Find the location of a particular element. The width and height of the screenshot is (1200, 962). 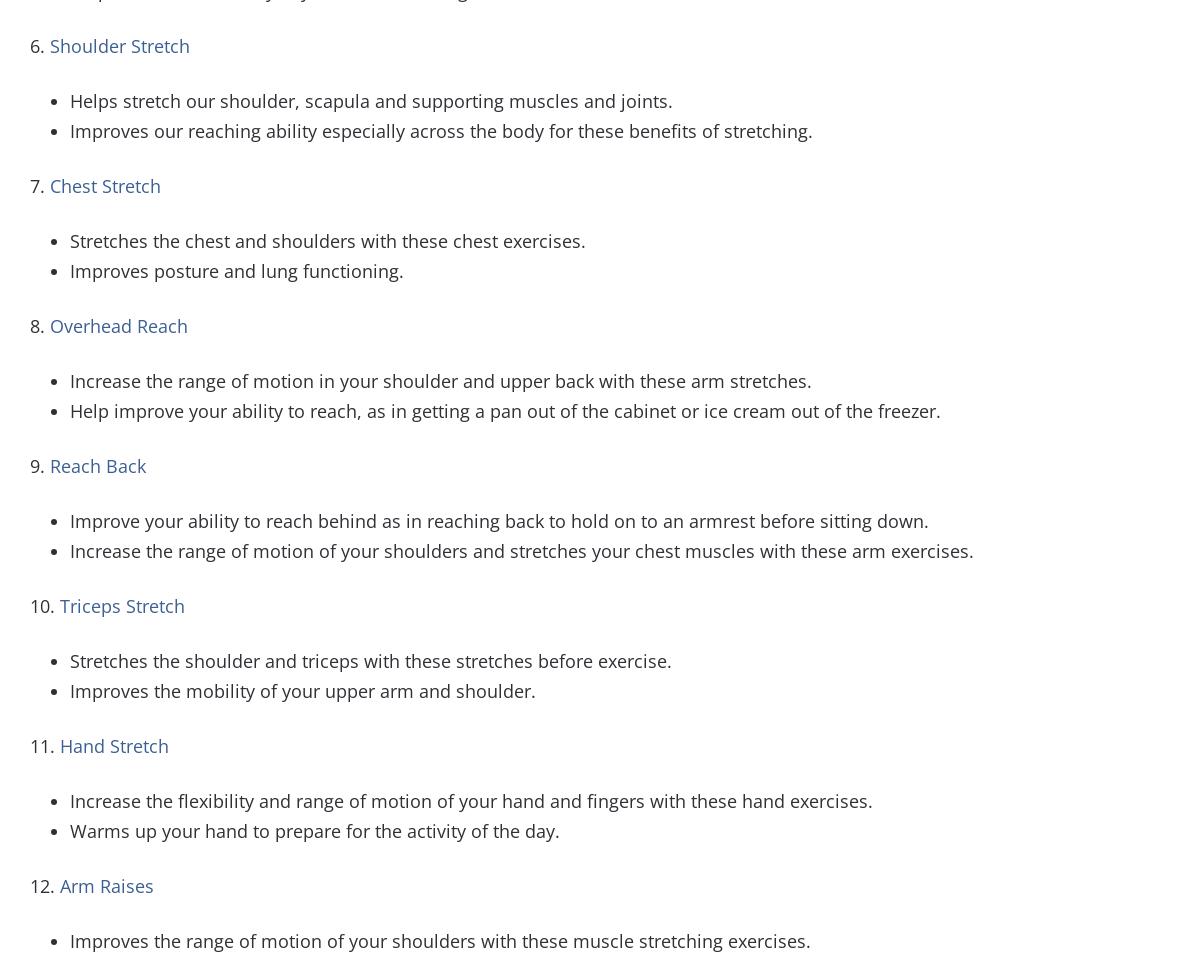

'Triceps Stretch' is located at coordinates (122, 604).